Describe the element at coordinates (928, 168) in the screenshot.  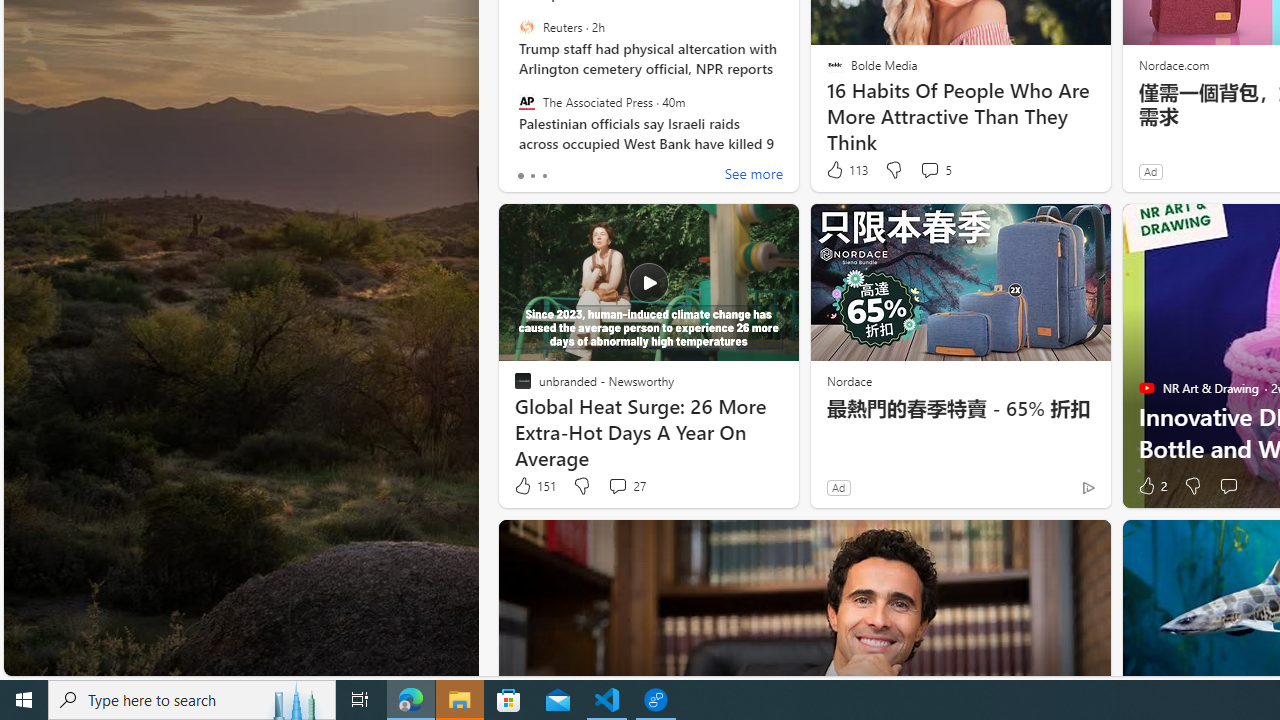
I see `'View comments 5 Comment'` at that location.